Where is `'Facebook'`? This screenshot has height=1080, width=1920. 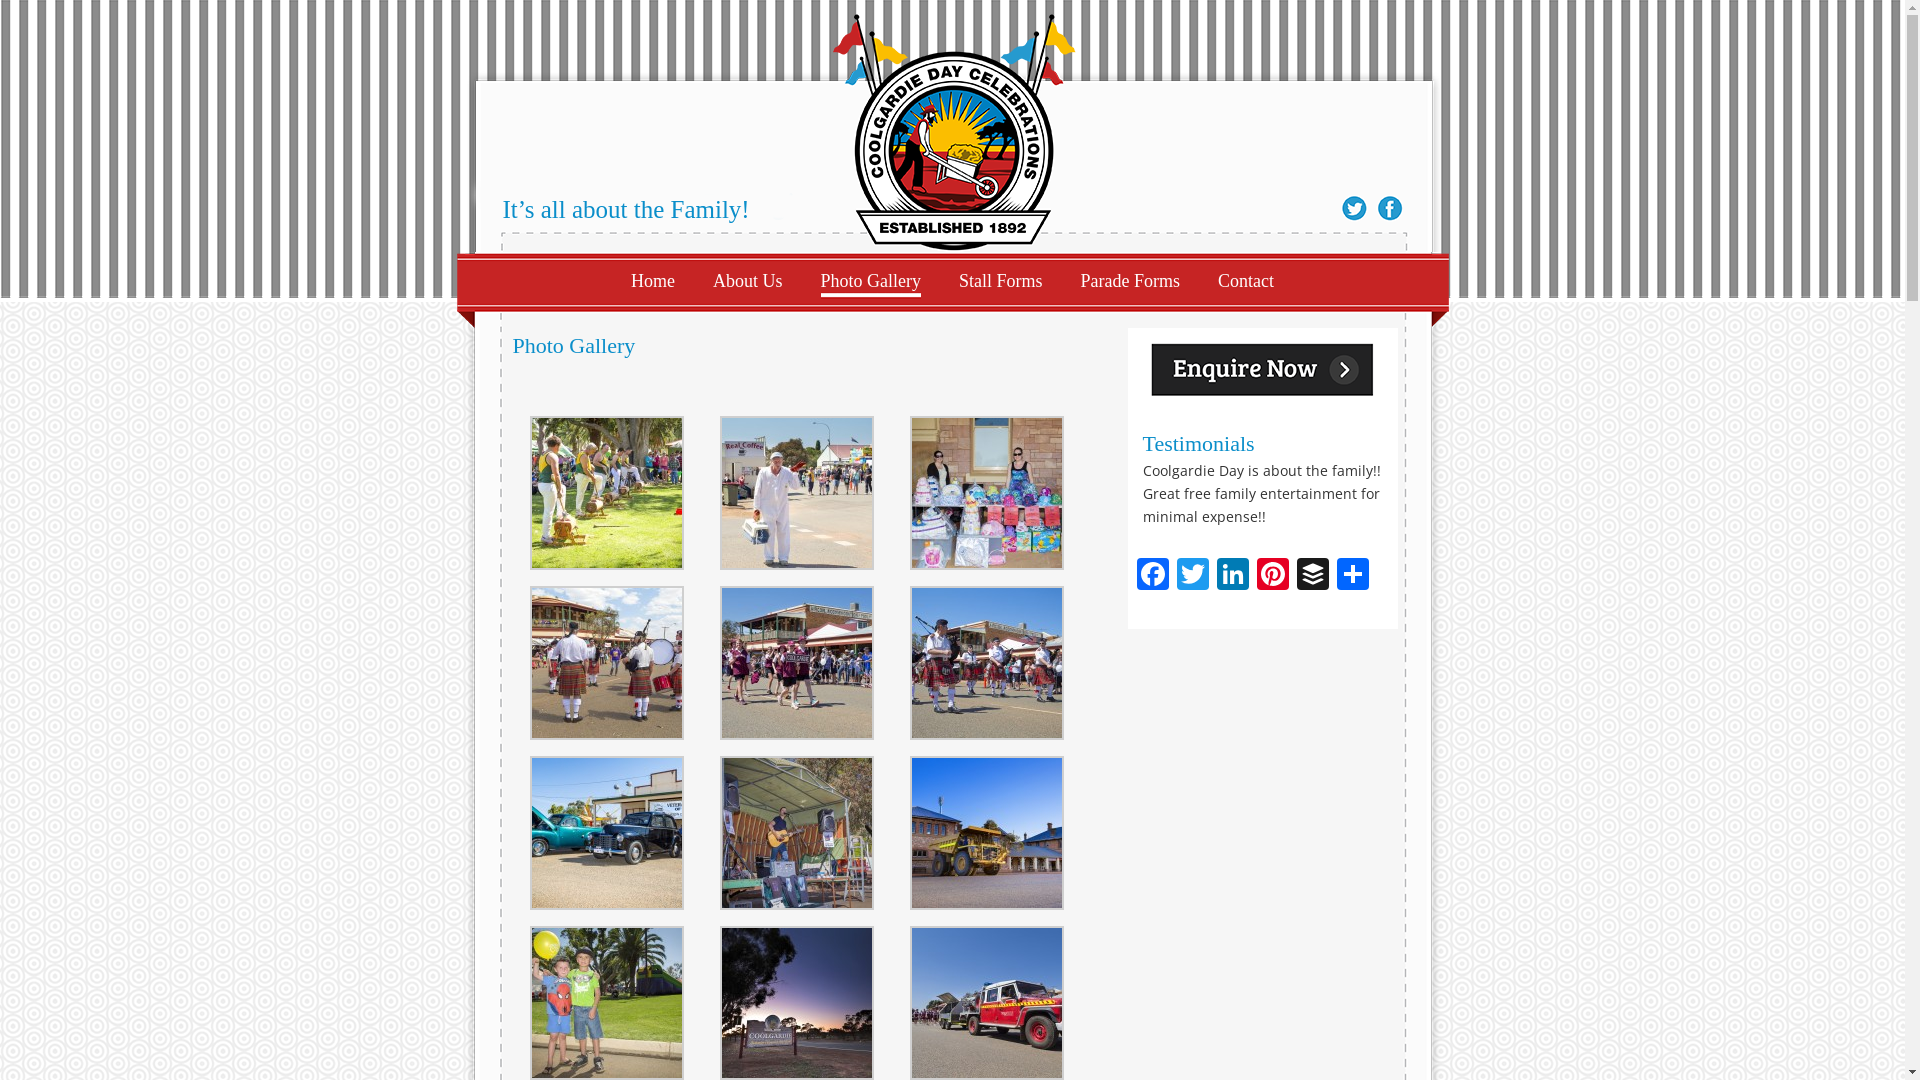
'Facebook' is located at coordinates (1152, 575).